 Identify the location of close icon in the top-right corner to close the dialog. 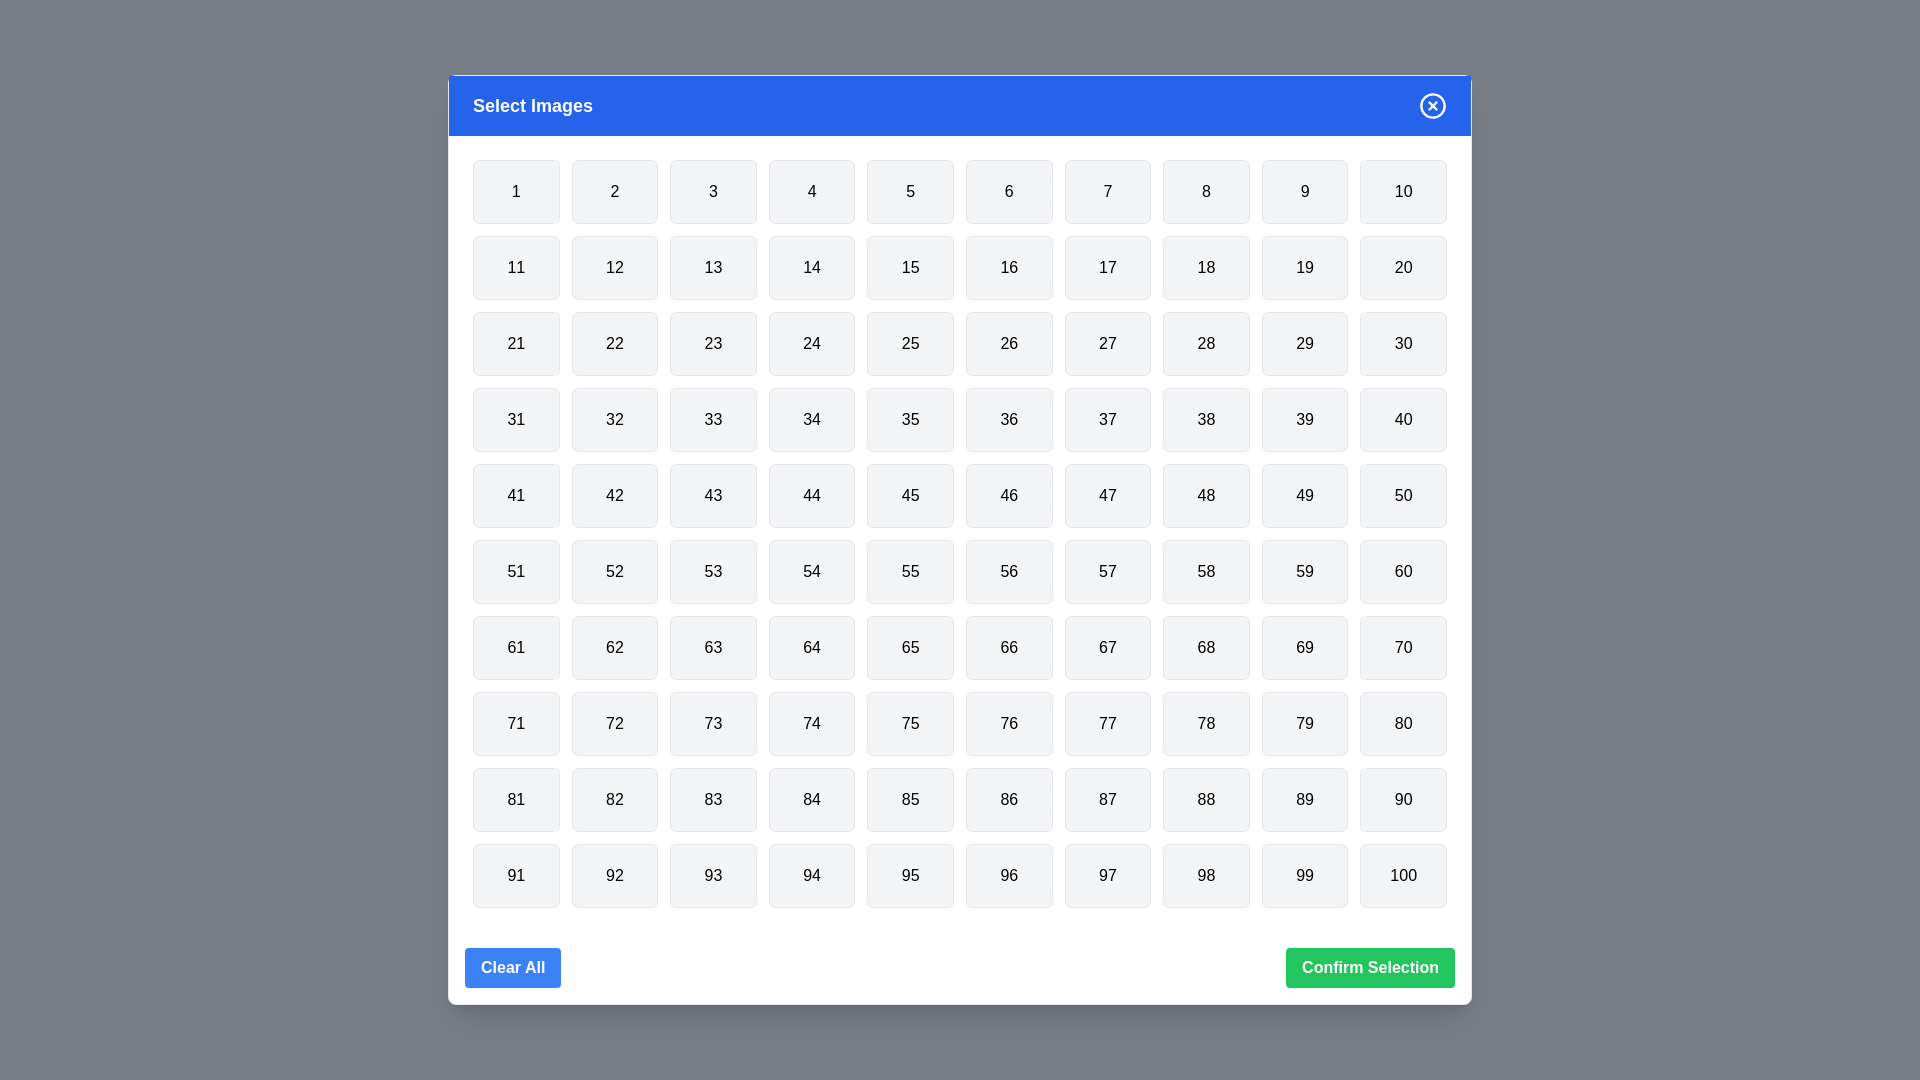
(1432, 105).